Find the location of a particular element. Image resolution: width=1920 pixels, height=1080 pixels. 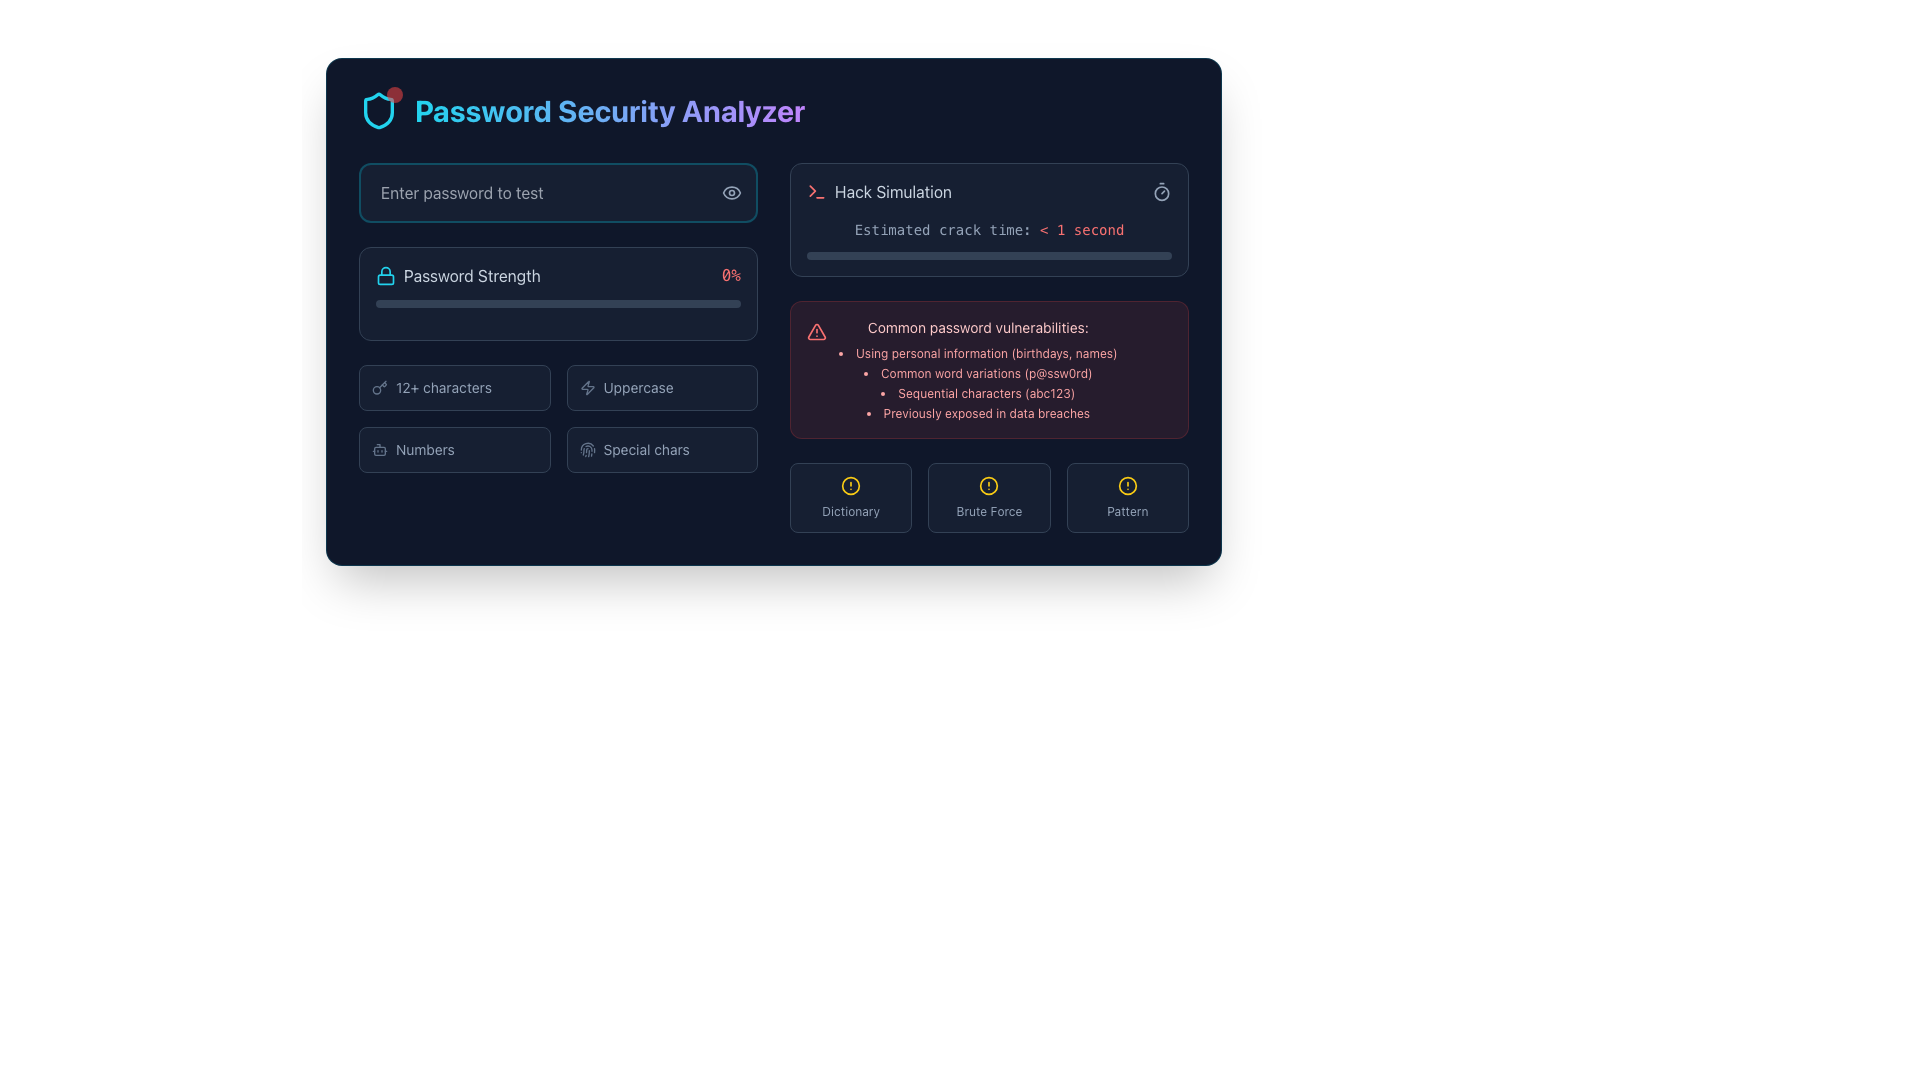

the Label or Section Heading for hacking simulation metrics located in the upper right quadrant of the interface, above the 'Estimated crack time' section and to the left of the clock icon is located at coordinates (879, 192).